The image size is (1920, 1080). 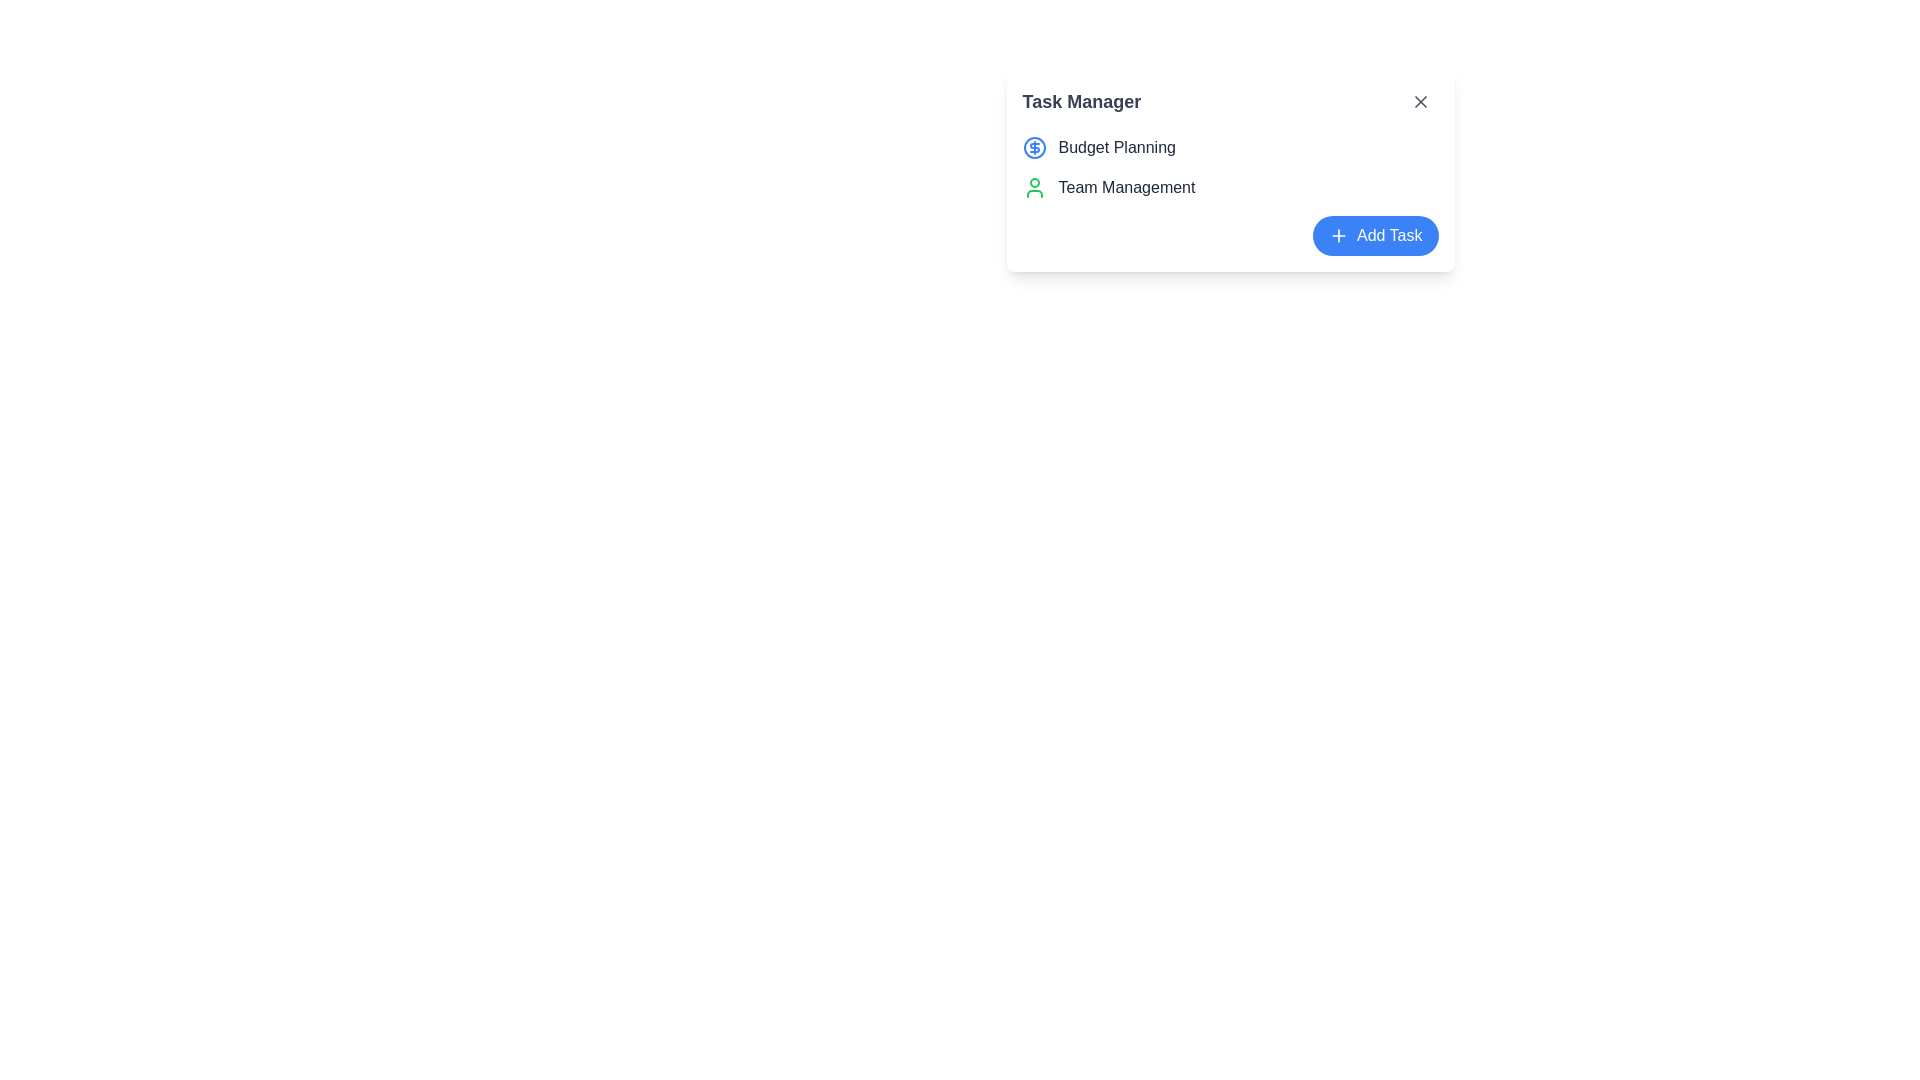 What do you see at coordinates (1116, 146) in the screenshot?
I see `the Text Label that represents a task or category in the task manager interface, located to the right of the dollar sign icon` at bounding box center [1116, 146].